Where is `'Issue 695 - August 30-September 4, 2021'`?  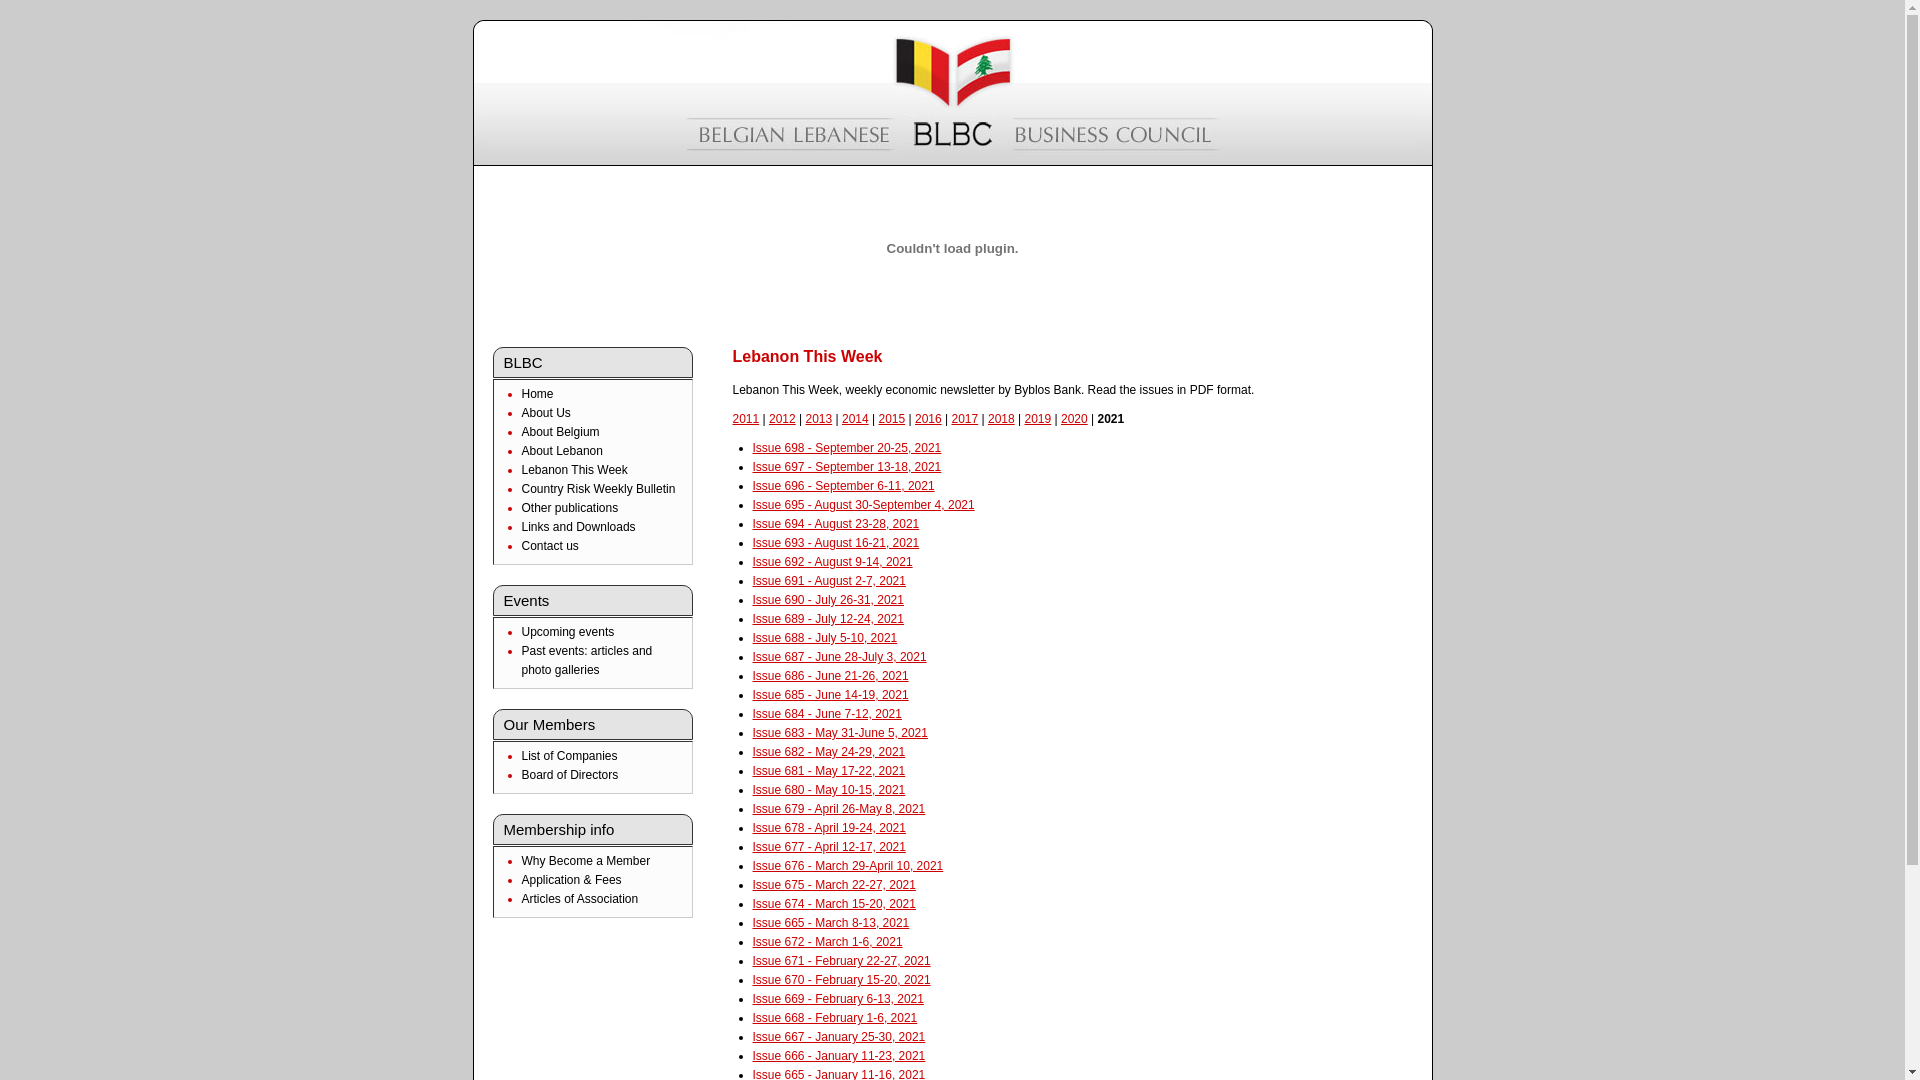 'Issue 695 - August 30-September 4, 2021' is located at coordinates (863, 504).